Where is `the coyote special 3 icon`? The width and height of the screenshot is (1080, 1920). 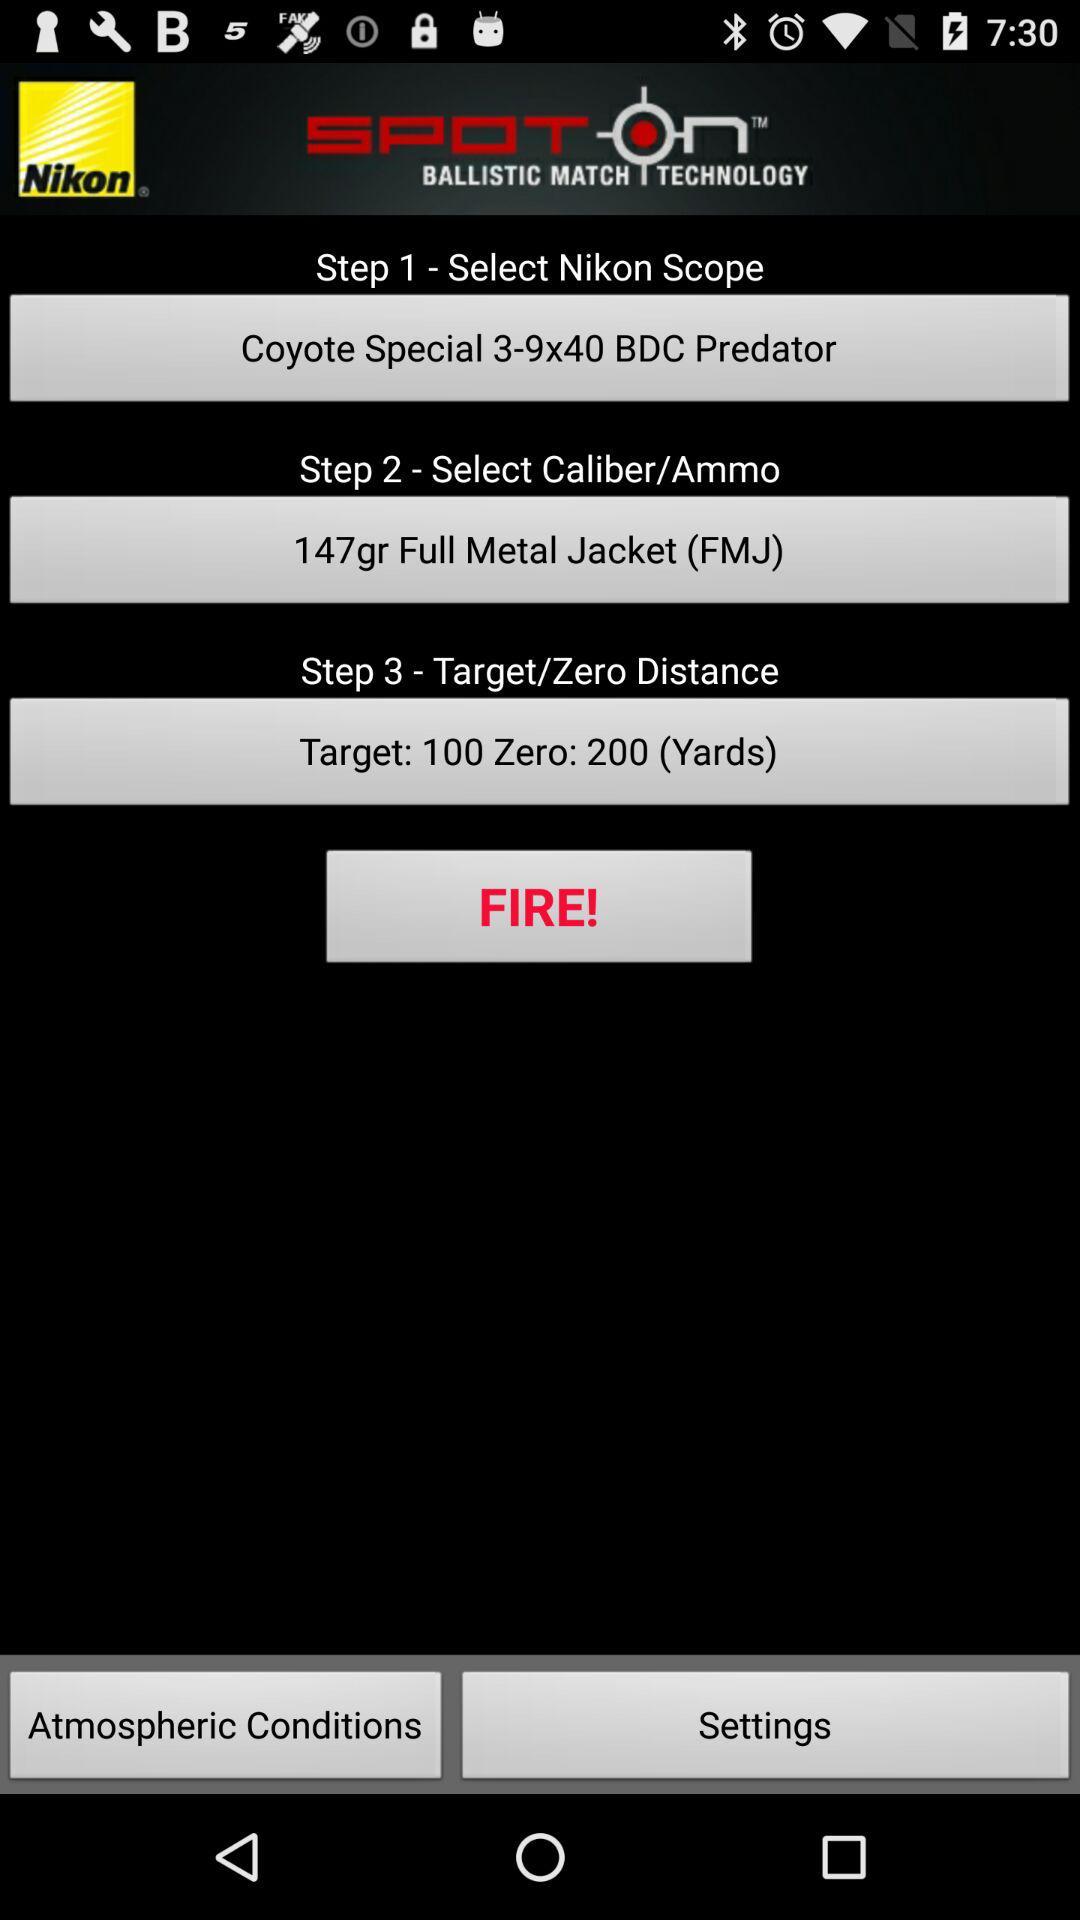 the coyote special 3 icon is located at coordinates (540, 354).